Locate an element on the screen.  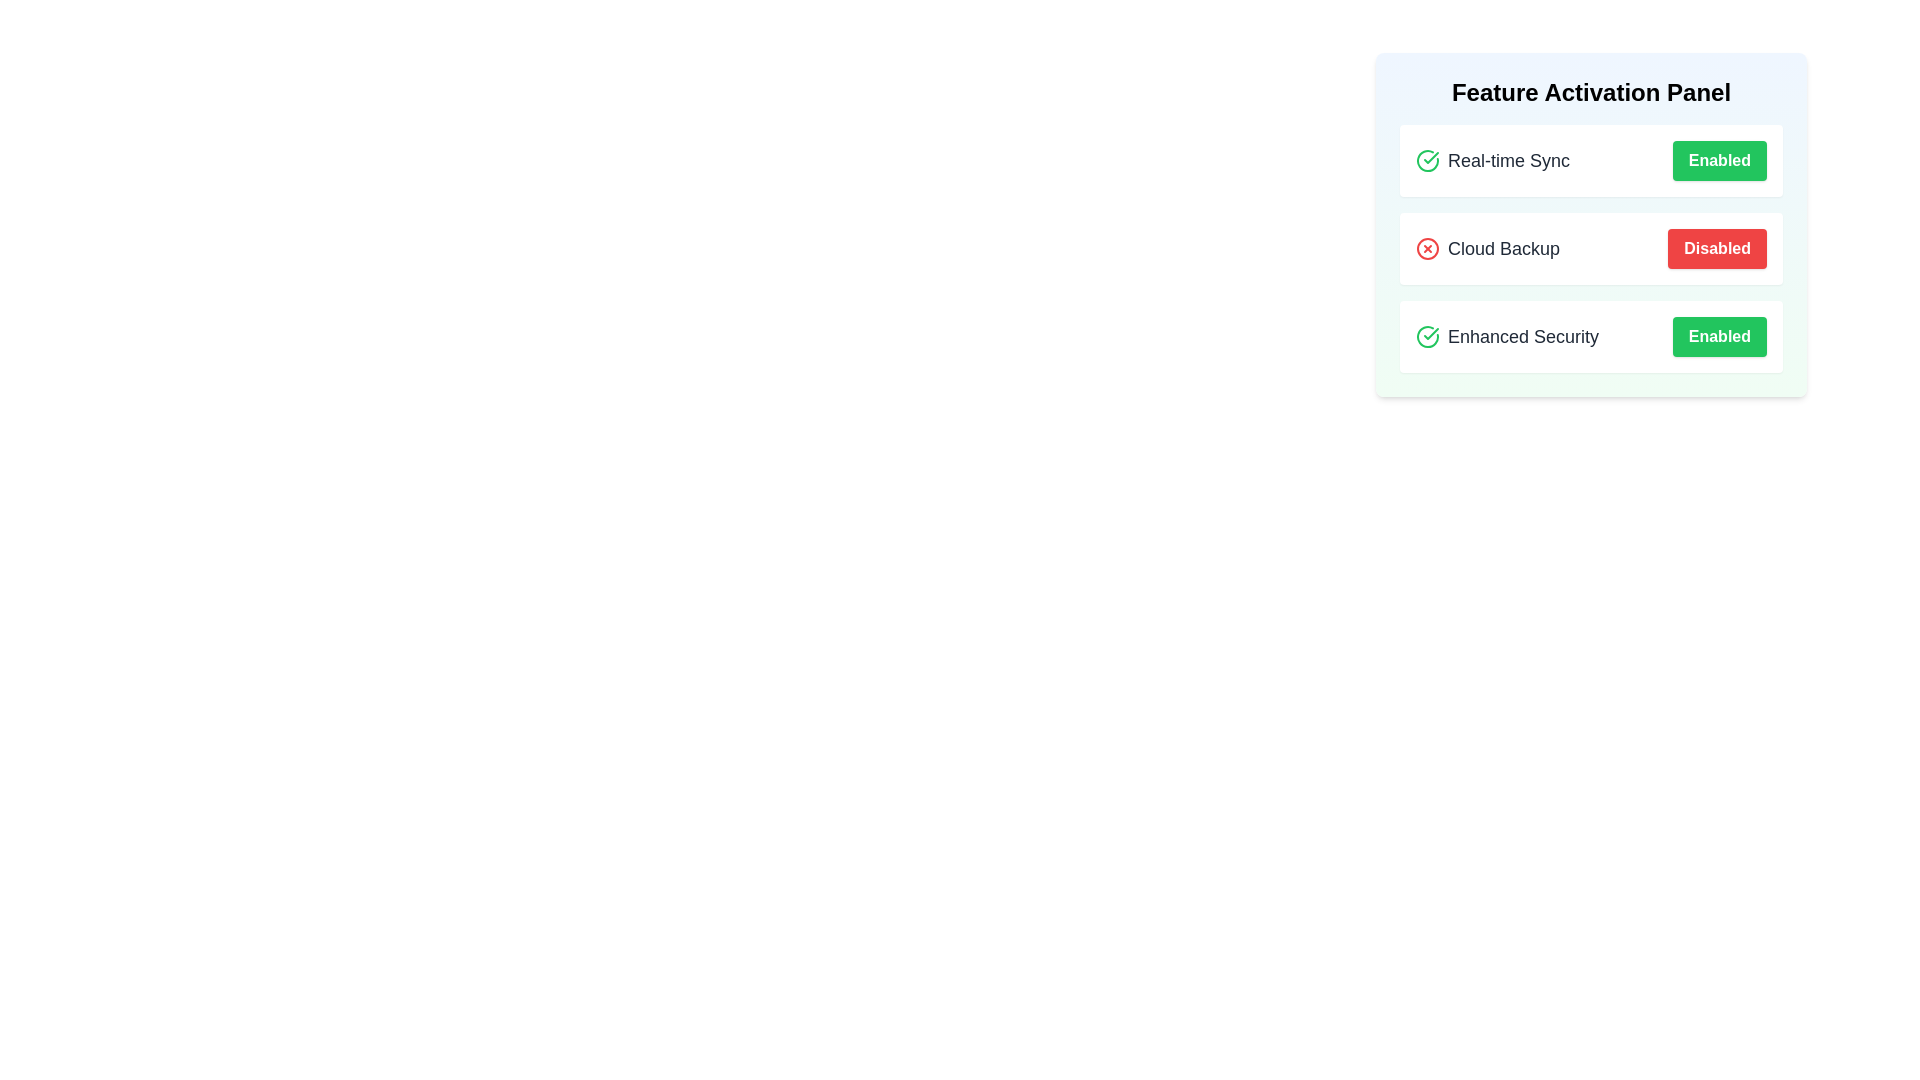
the 'Disabled' button next to 'Cloud Backup' to toggle its state is located at coordinates (1716, 248).